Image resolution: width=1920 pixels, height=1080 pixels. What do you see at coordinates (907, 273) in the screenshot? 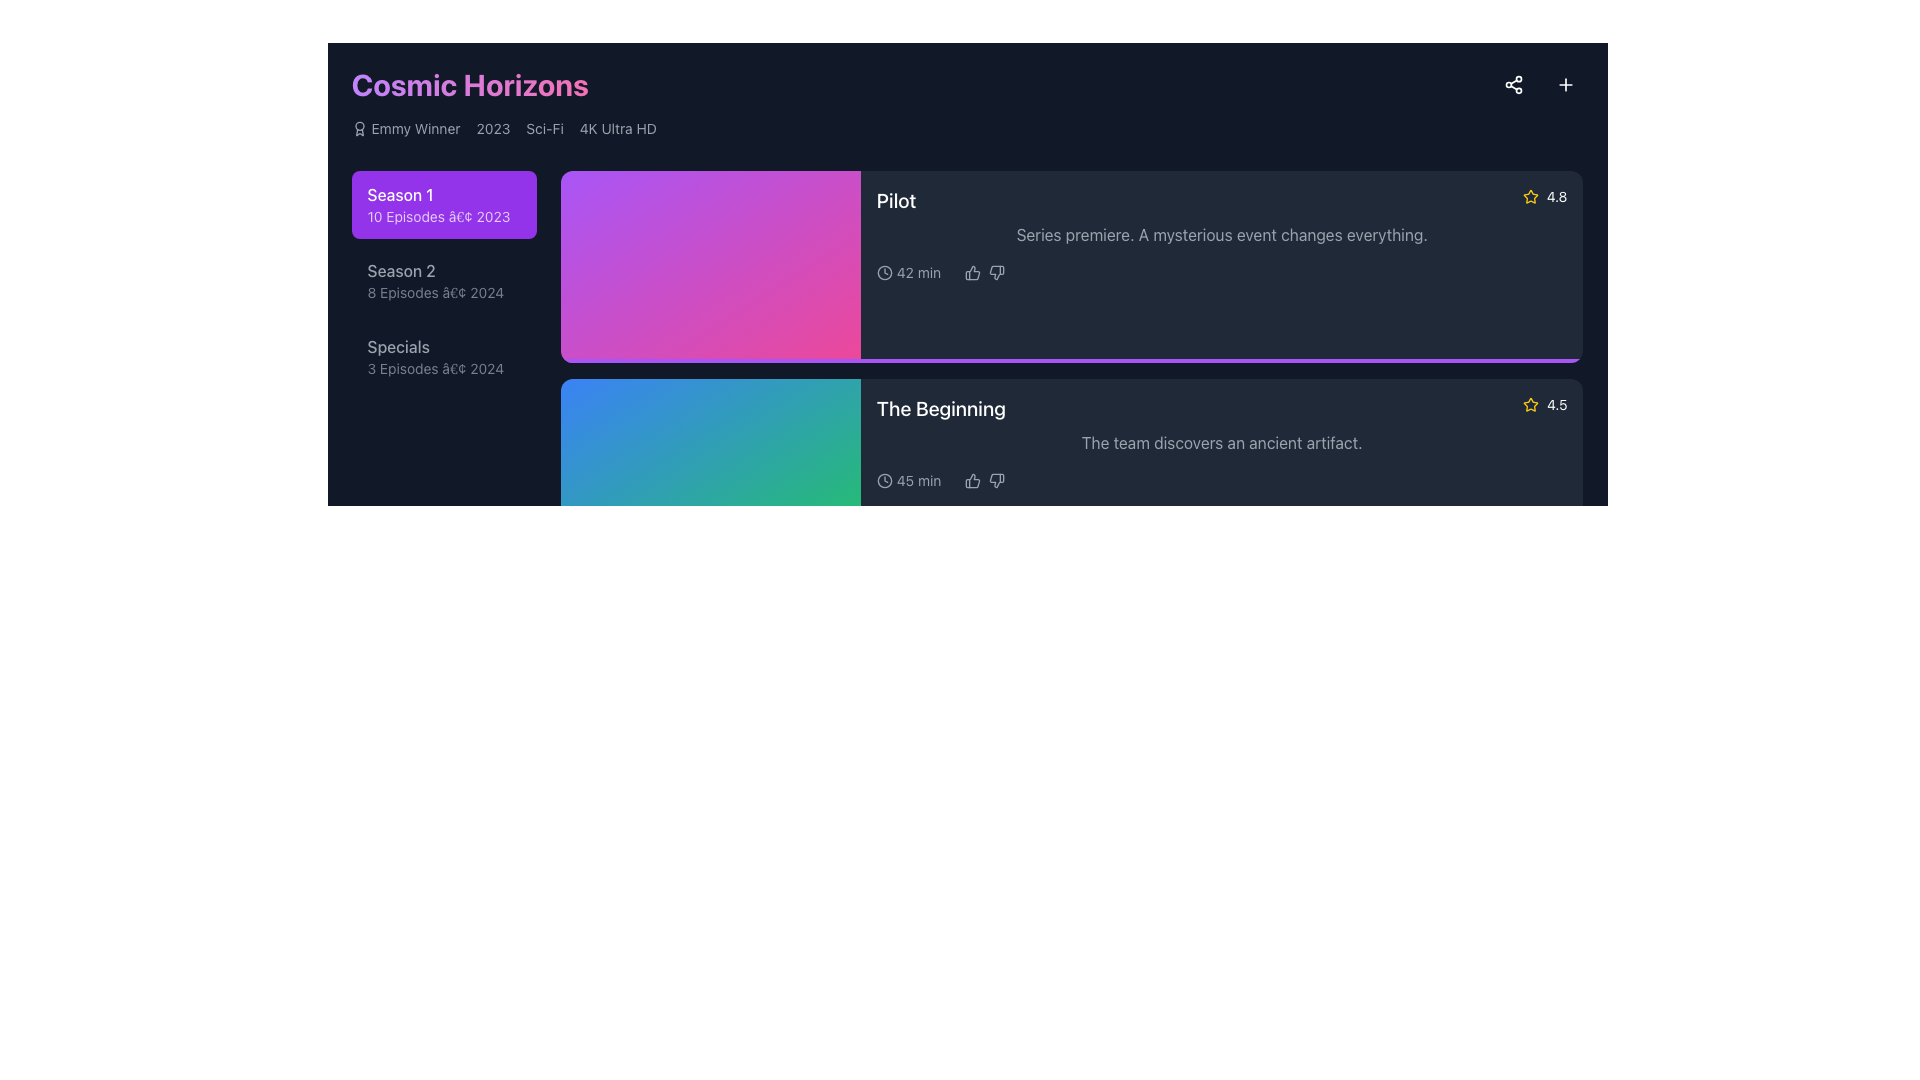
I see `the text display element showing the duration of the content item associated with the title 'Pilot' in the media display interface` at bounding box center [907, 273].